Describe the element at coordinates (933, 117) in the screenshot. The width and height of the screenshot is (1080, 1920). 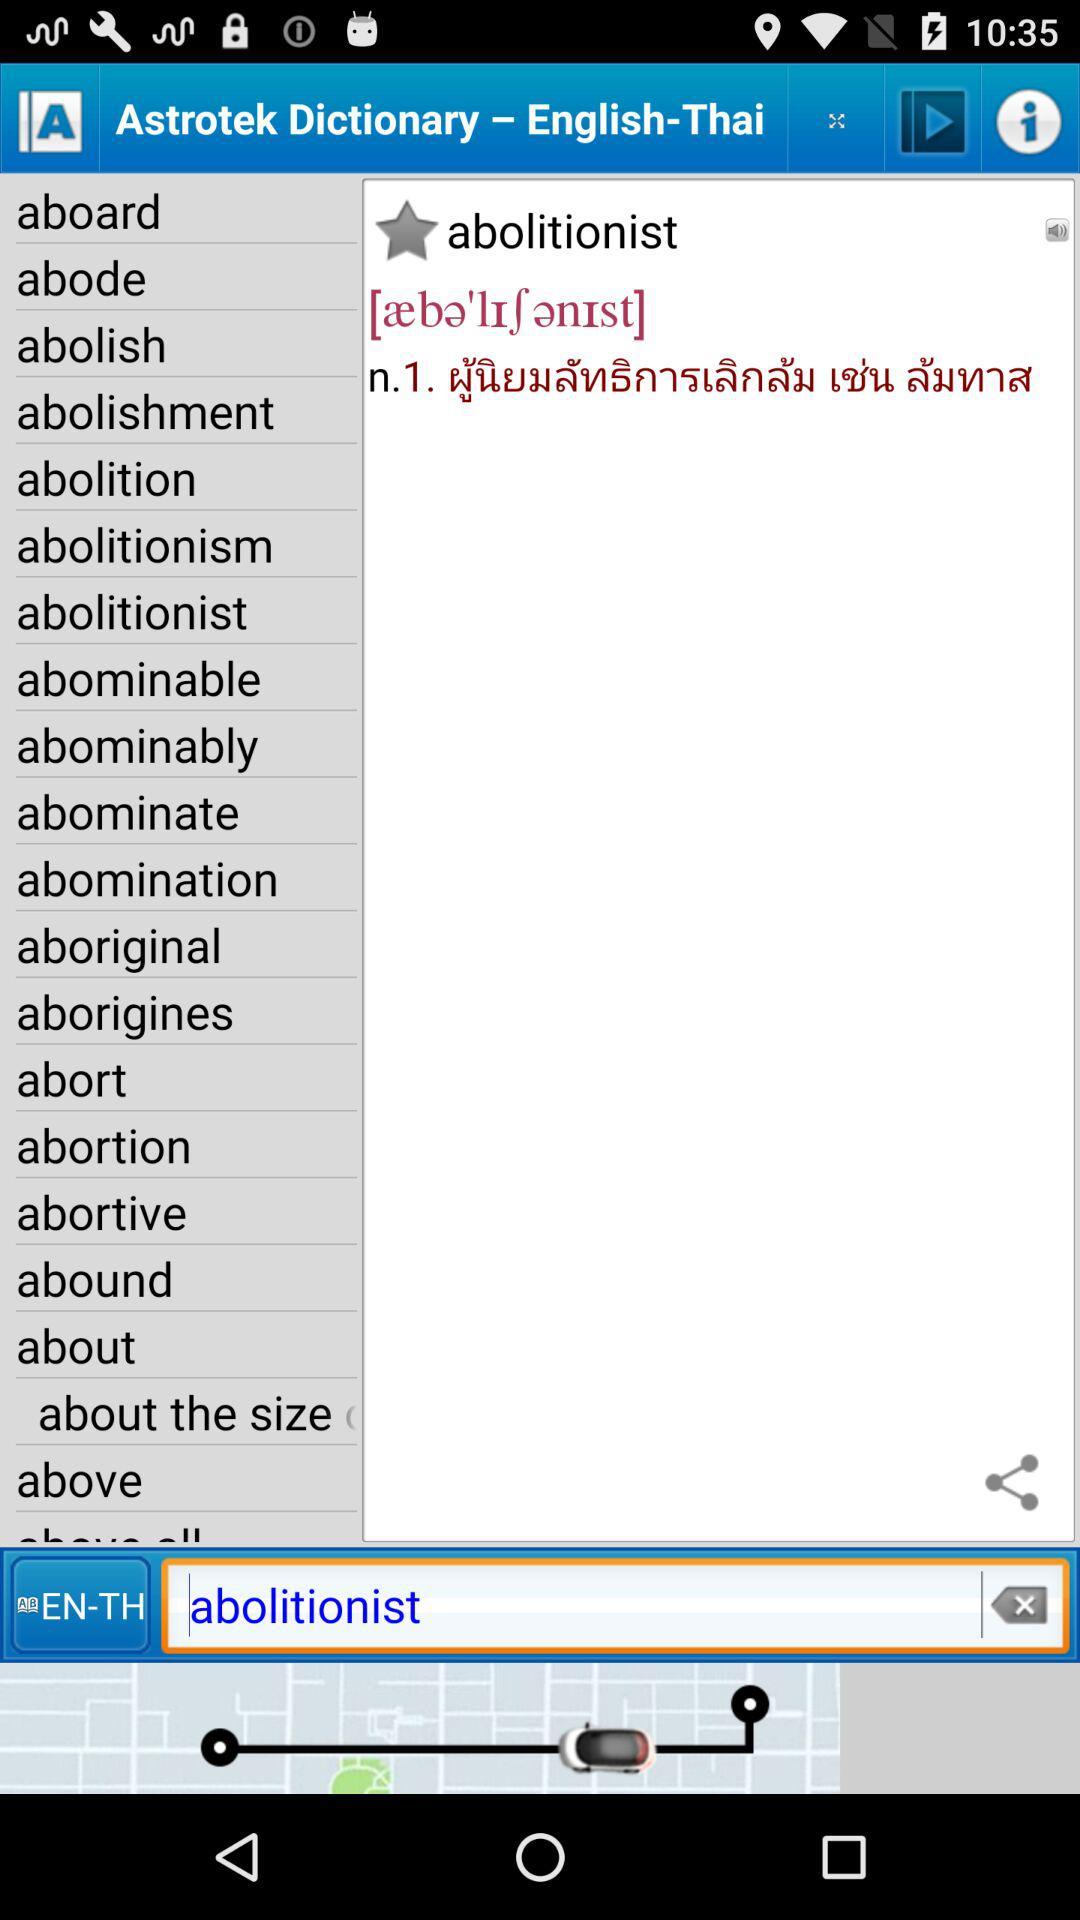
I see `sound` at that location.